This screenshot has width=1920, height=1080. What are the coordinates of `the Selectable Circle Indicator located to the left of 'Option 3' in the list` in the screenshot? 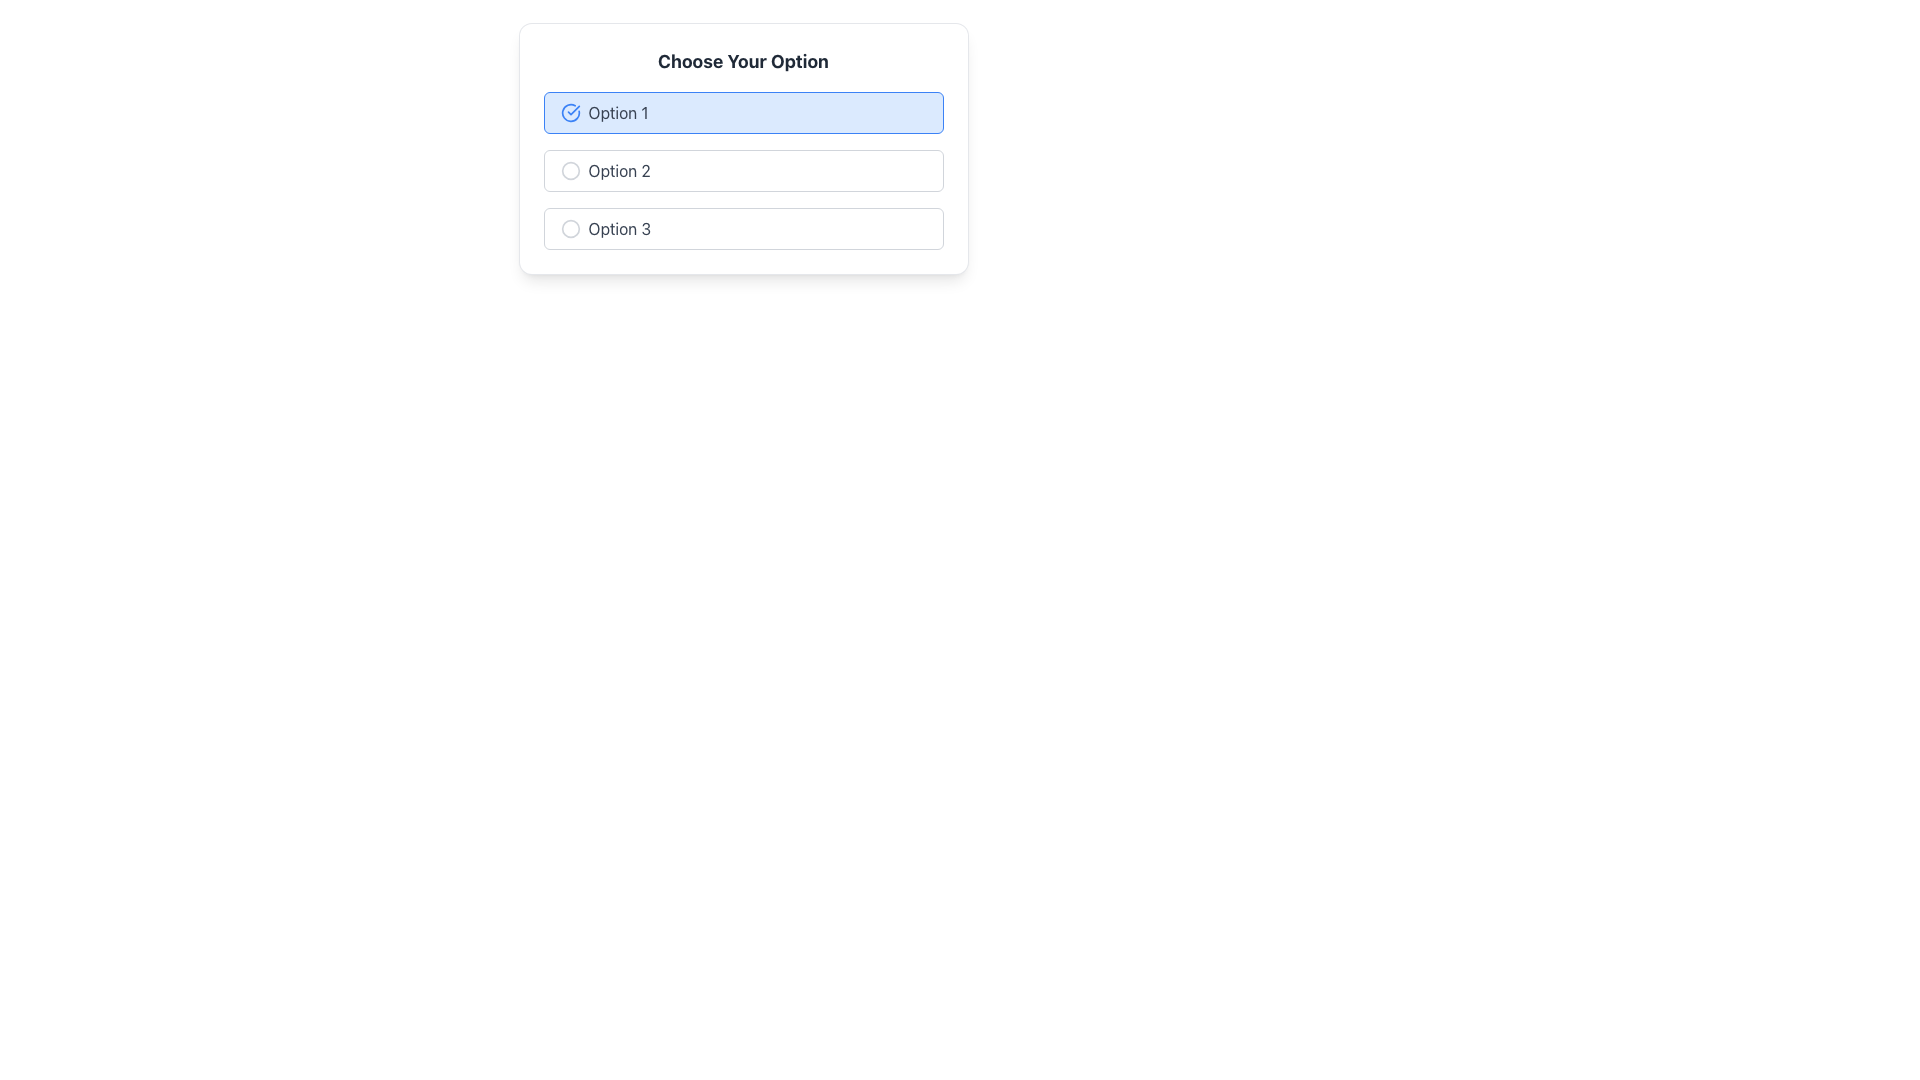 It's located at (569, 227).